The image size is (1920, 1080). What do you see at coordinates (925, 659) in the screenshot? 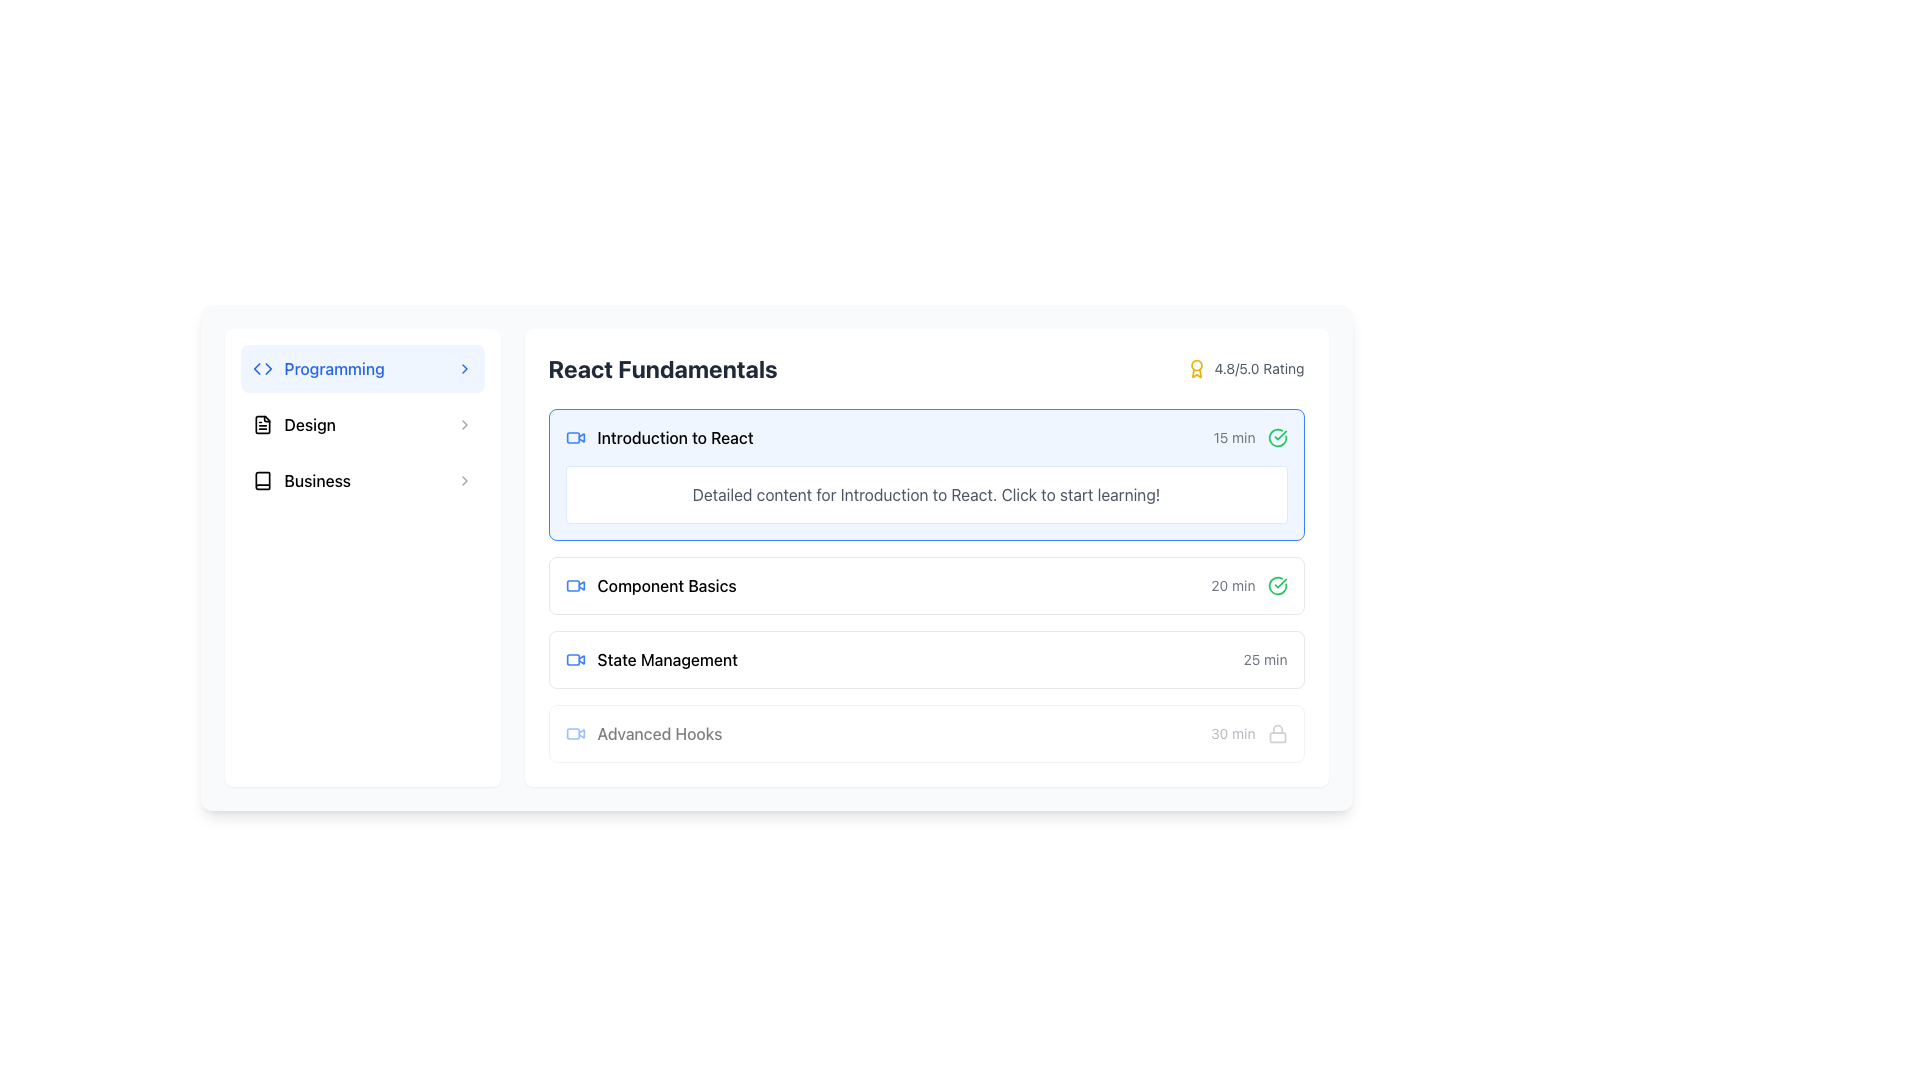
I see `to select the educational module titled 'State Management', which is the second item in the 'React Fundamentals' section, positioned between 'Component Basics' and 'Advanced Hooks'` at bounding box center [925, 659].